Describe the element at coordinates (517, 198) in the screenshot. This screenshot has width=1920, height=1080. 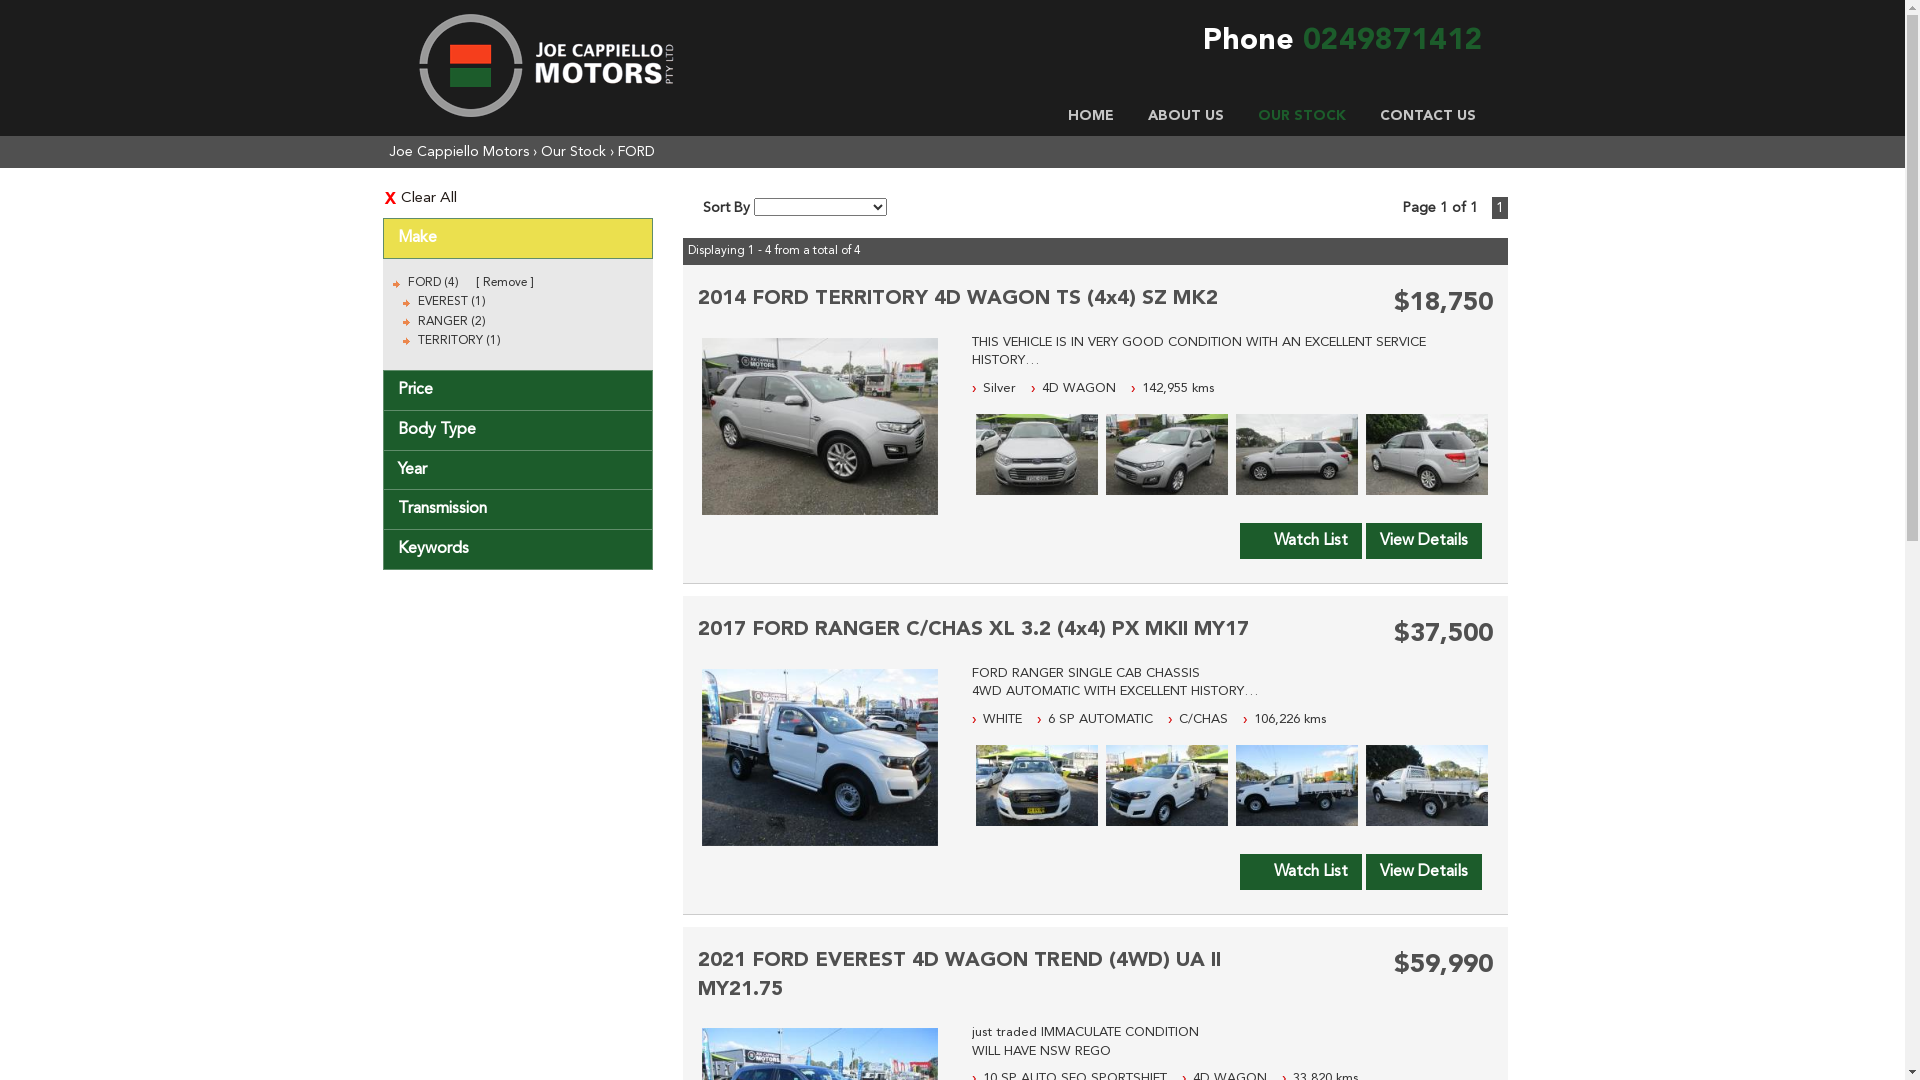
I see `'Clear All'` at that location.